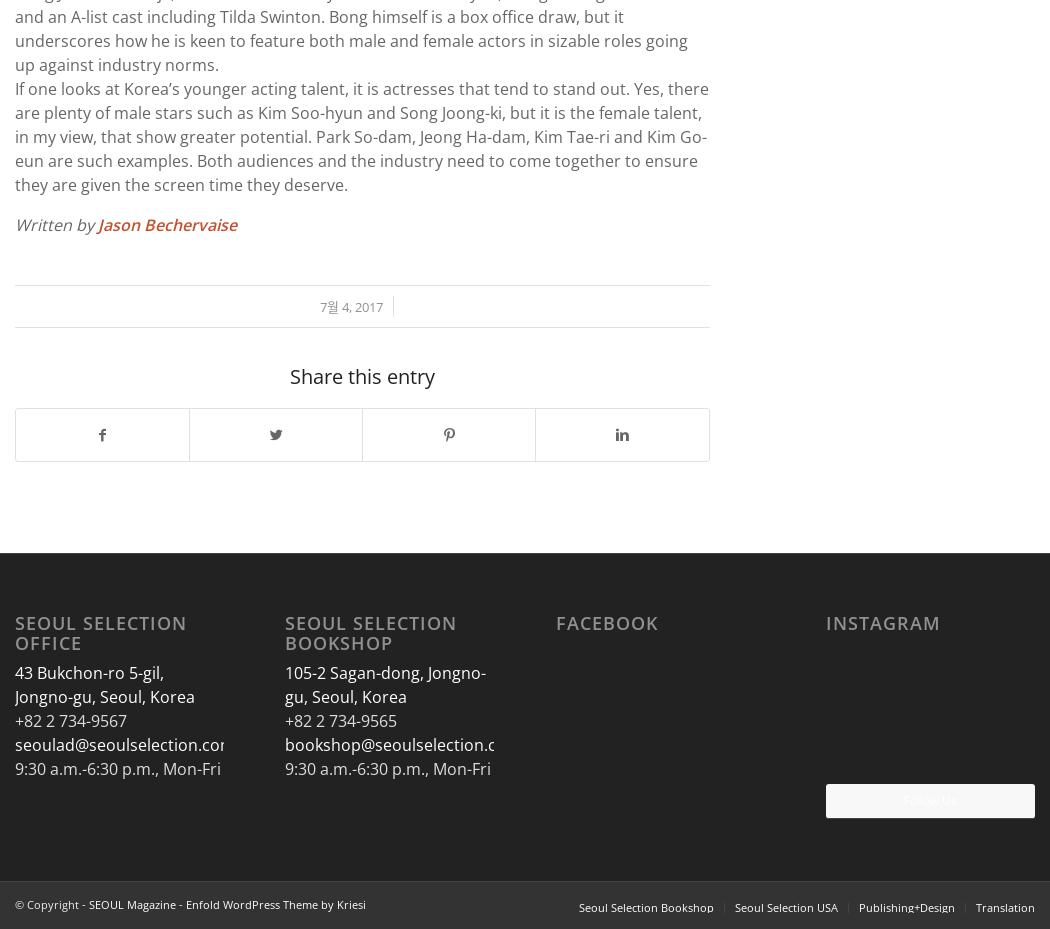  I want to click on 'Facebook', so click(605, 621).